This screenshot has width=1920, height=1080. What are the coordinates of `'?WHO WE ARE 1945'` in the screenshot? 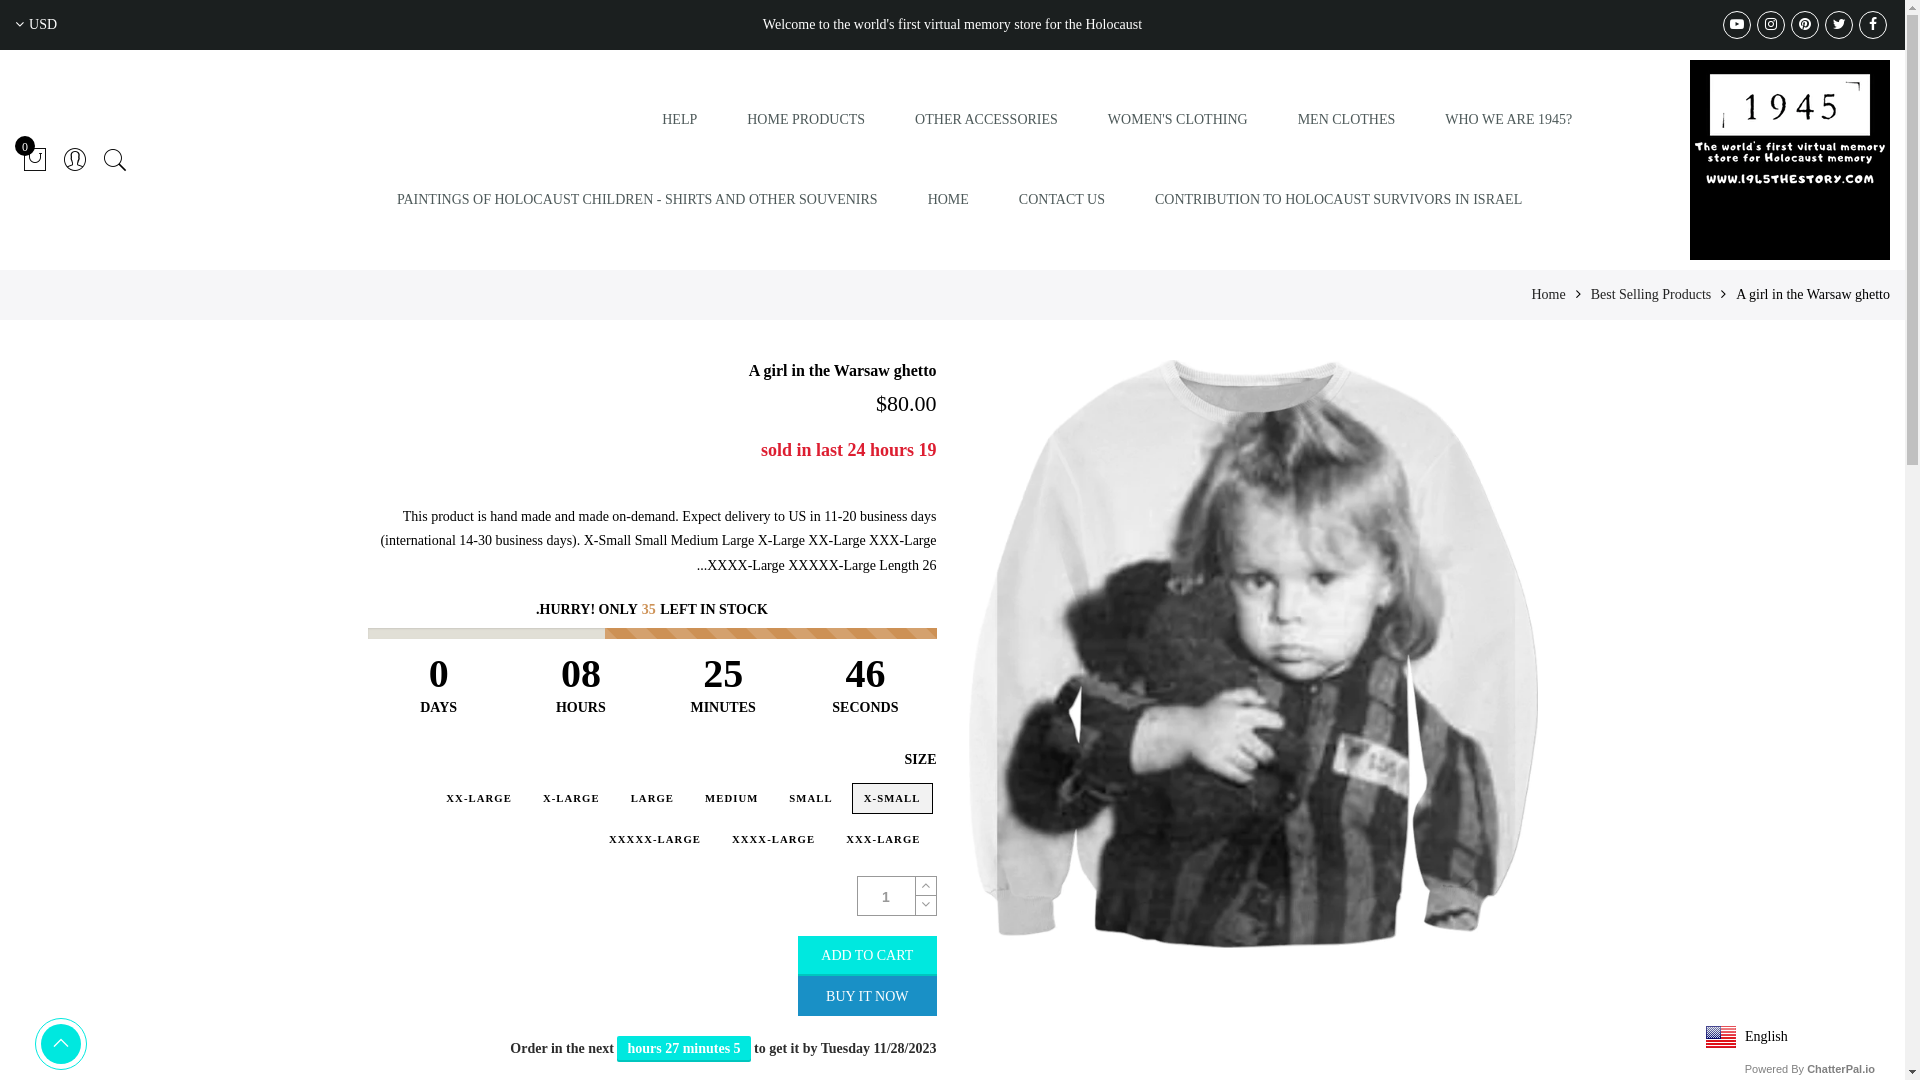 It's located at (1508, 119).